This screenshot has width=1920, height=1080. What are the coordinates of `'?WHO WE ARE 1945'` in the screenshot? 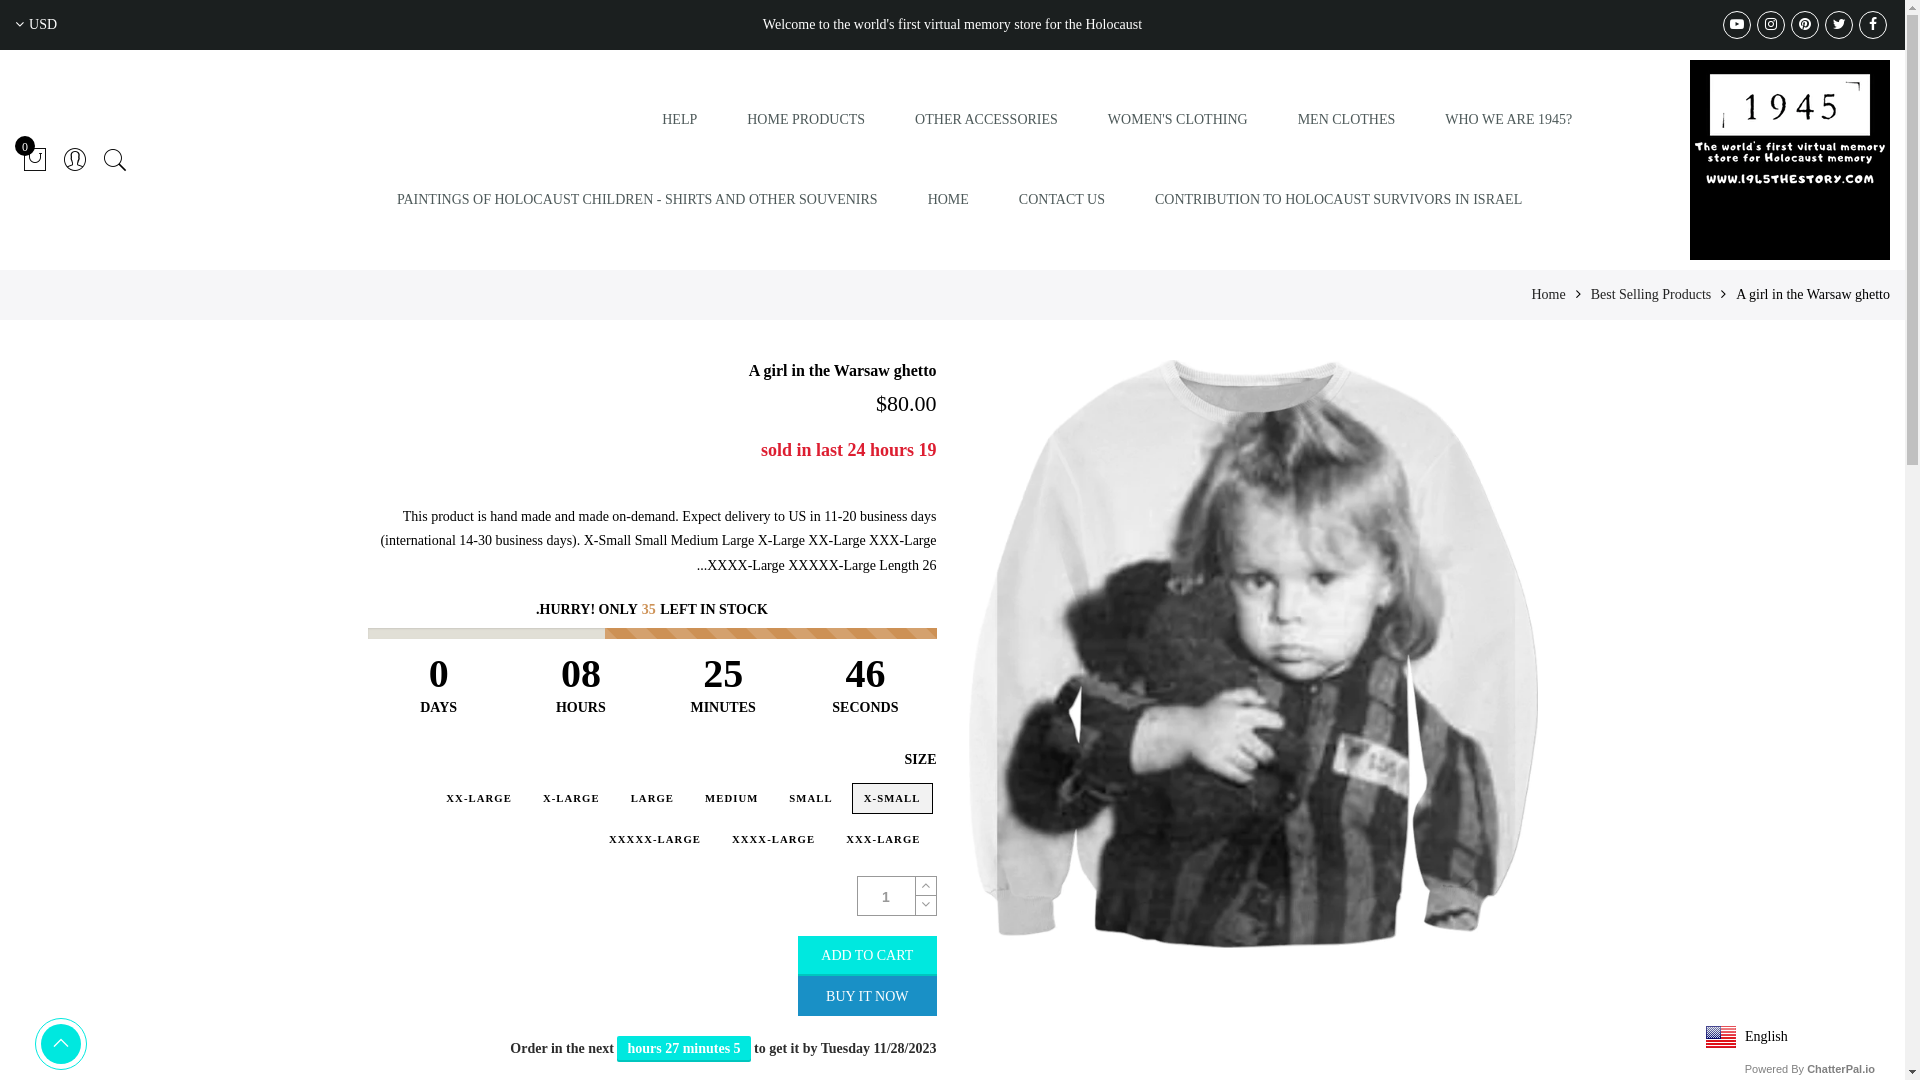 It's located at (1508, 119).